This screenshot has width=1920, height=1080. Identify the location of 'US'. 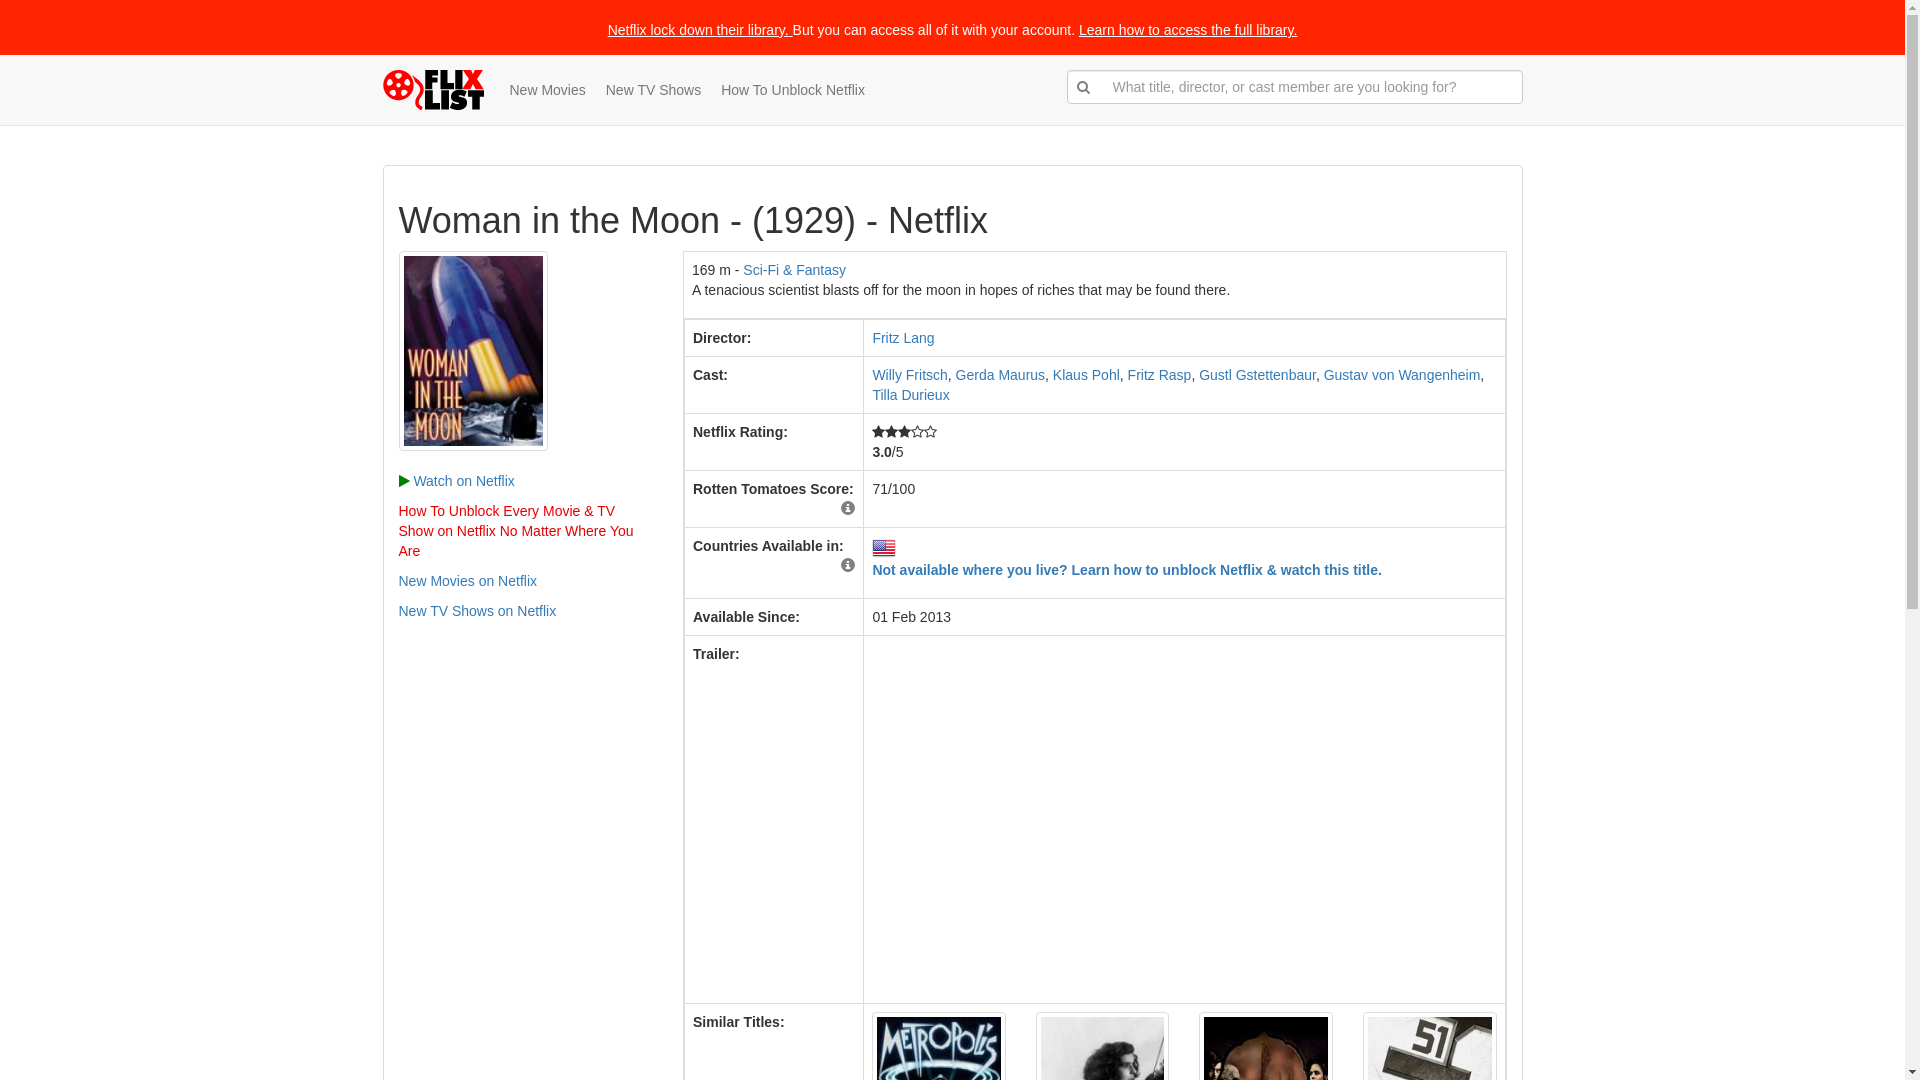
(882, 547).